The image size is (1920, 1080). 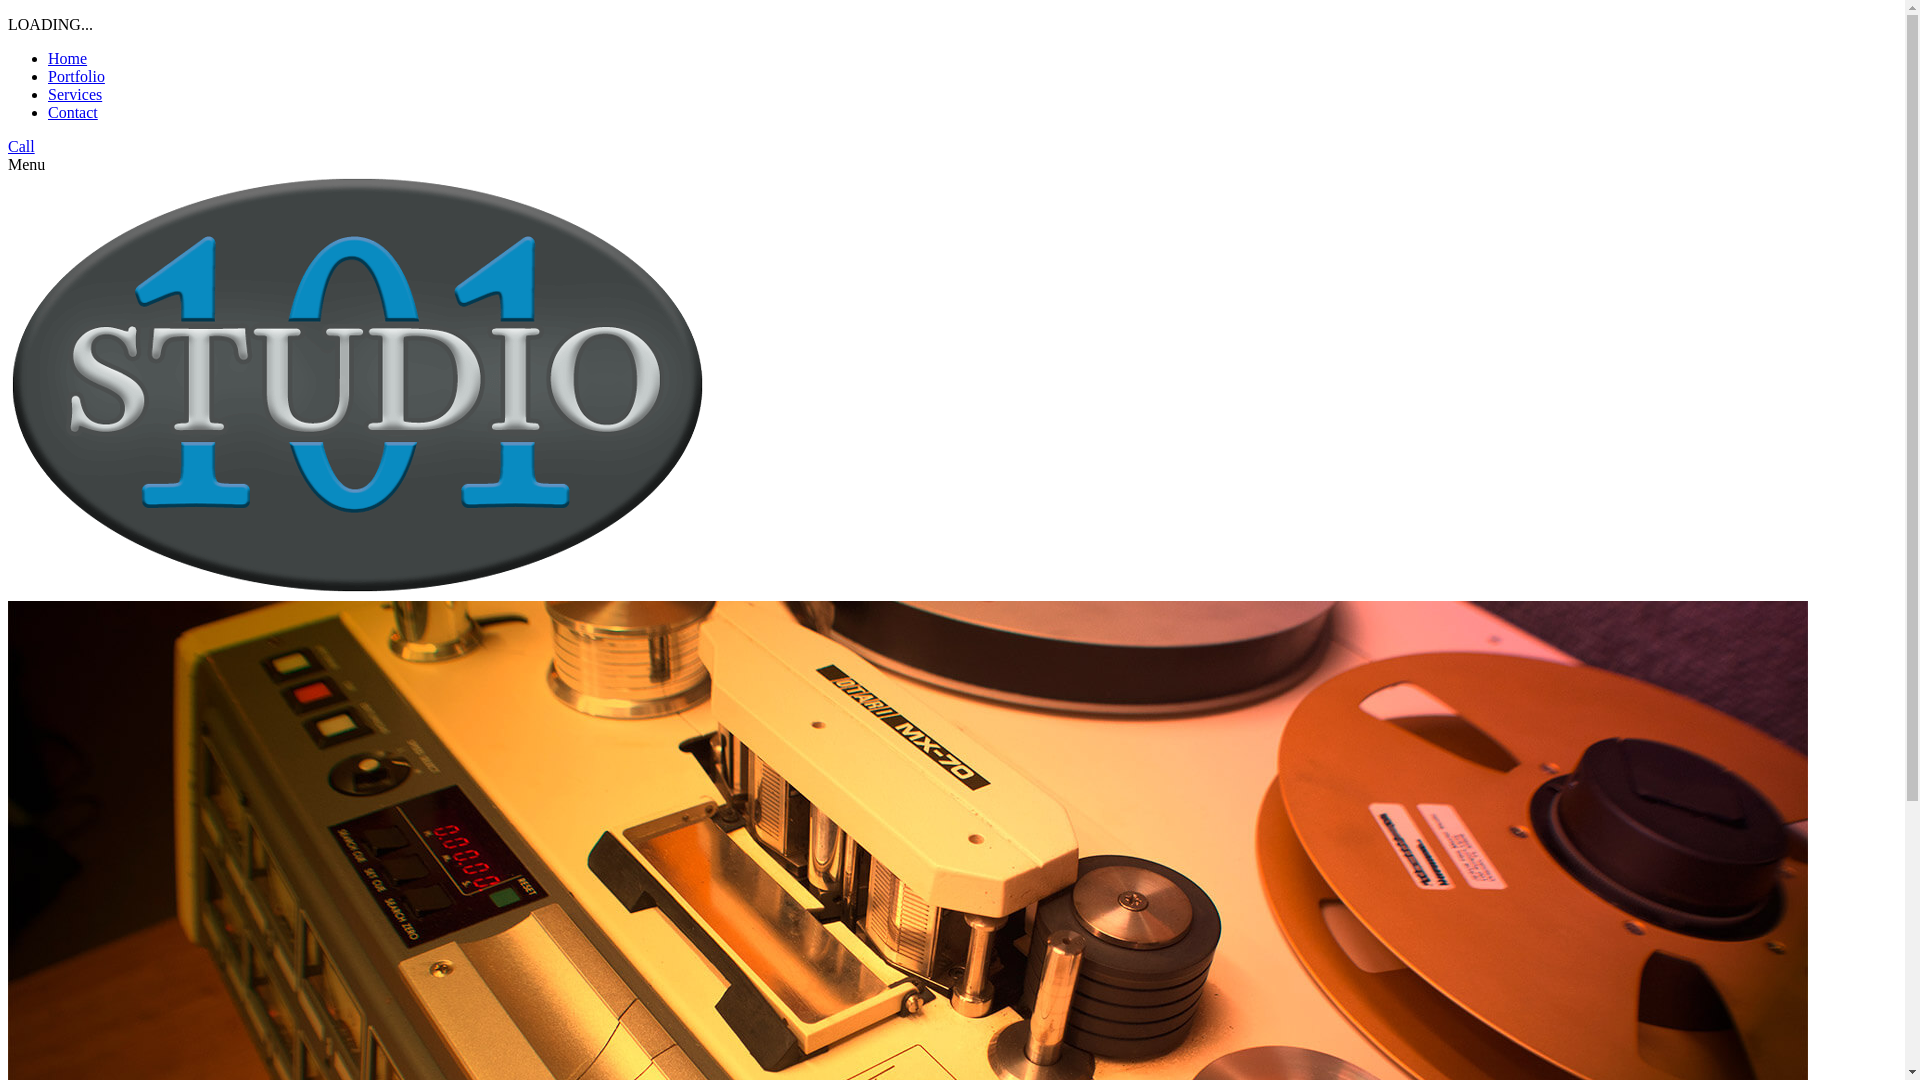 What do you see at coordinates (72, 112) in the screenshot?
I see `'Contact'` at bounding box center [72, 112].